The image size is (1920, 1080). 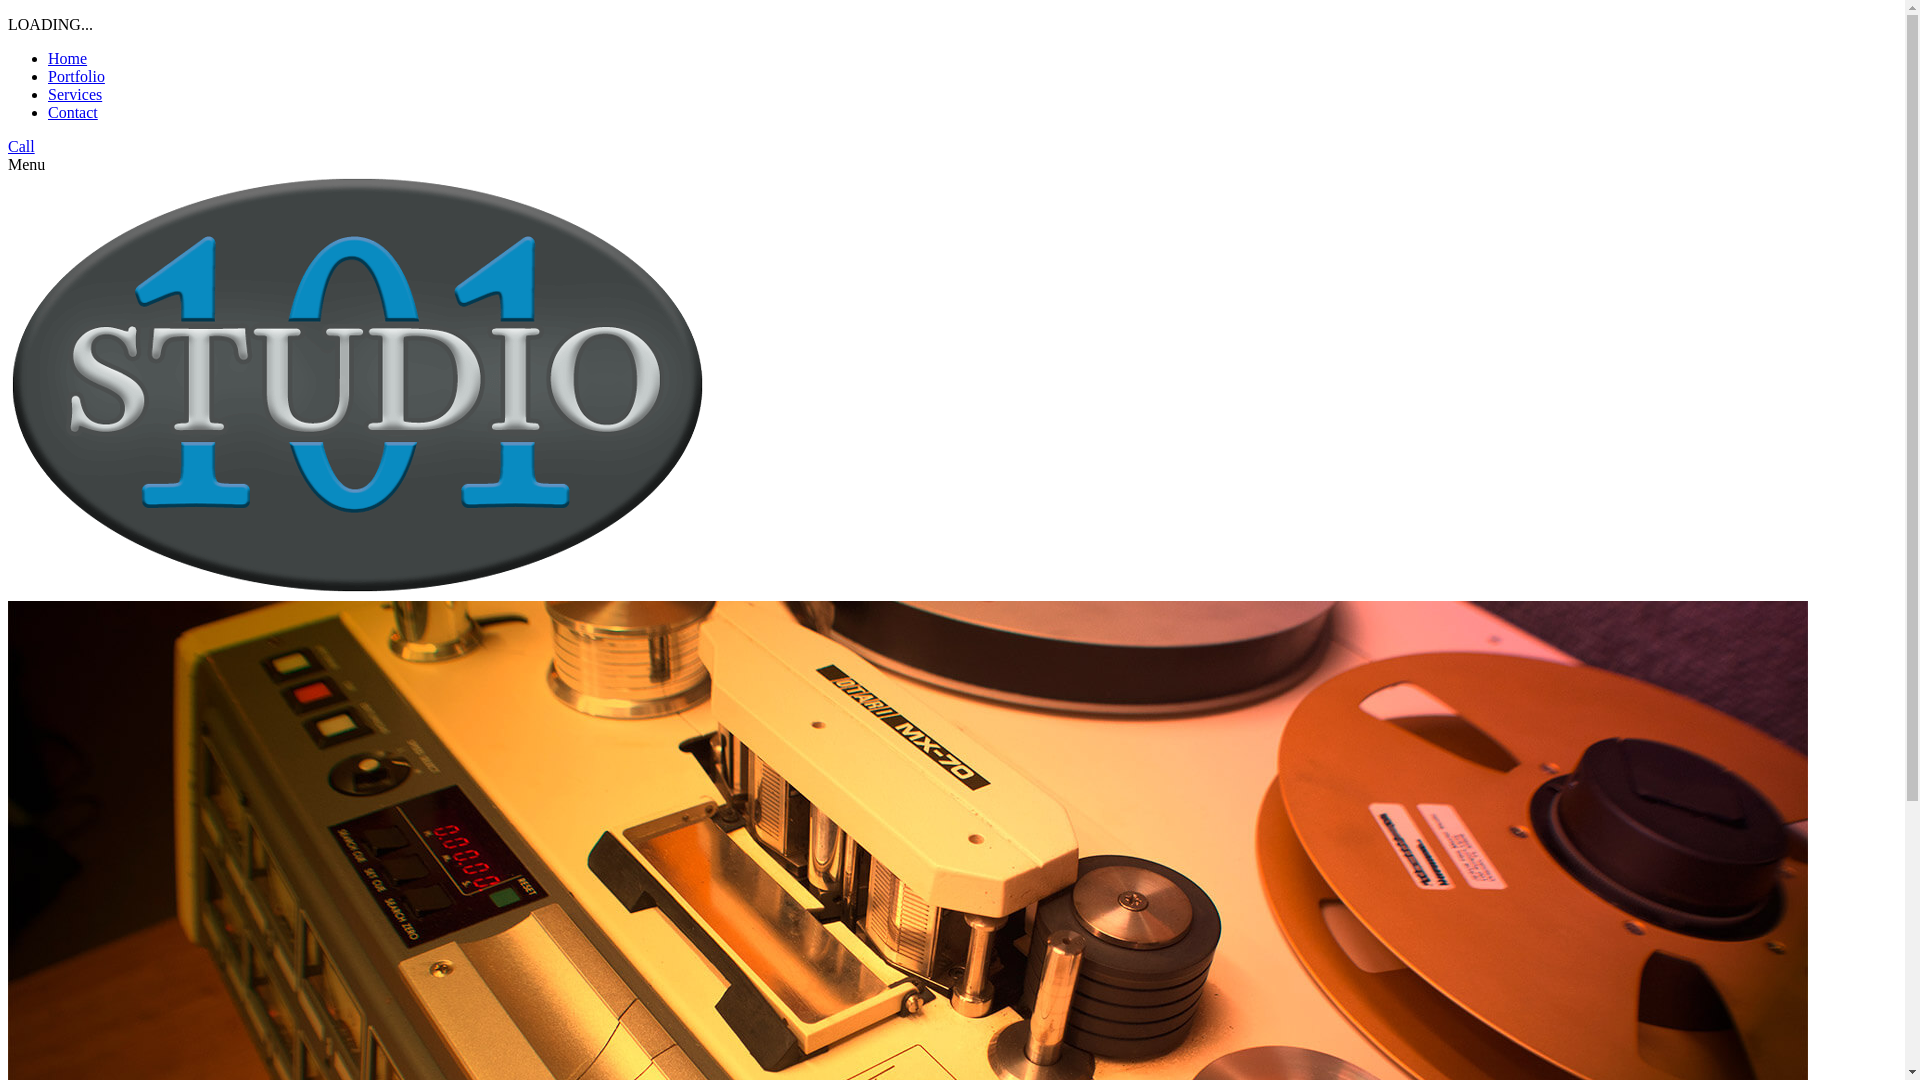 What do you see at coordinates (72, 112) in the screenshot?
I see `'Contact'` at bounding box center [72, 112].